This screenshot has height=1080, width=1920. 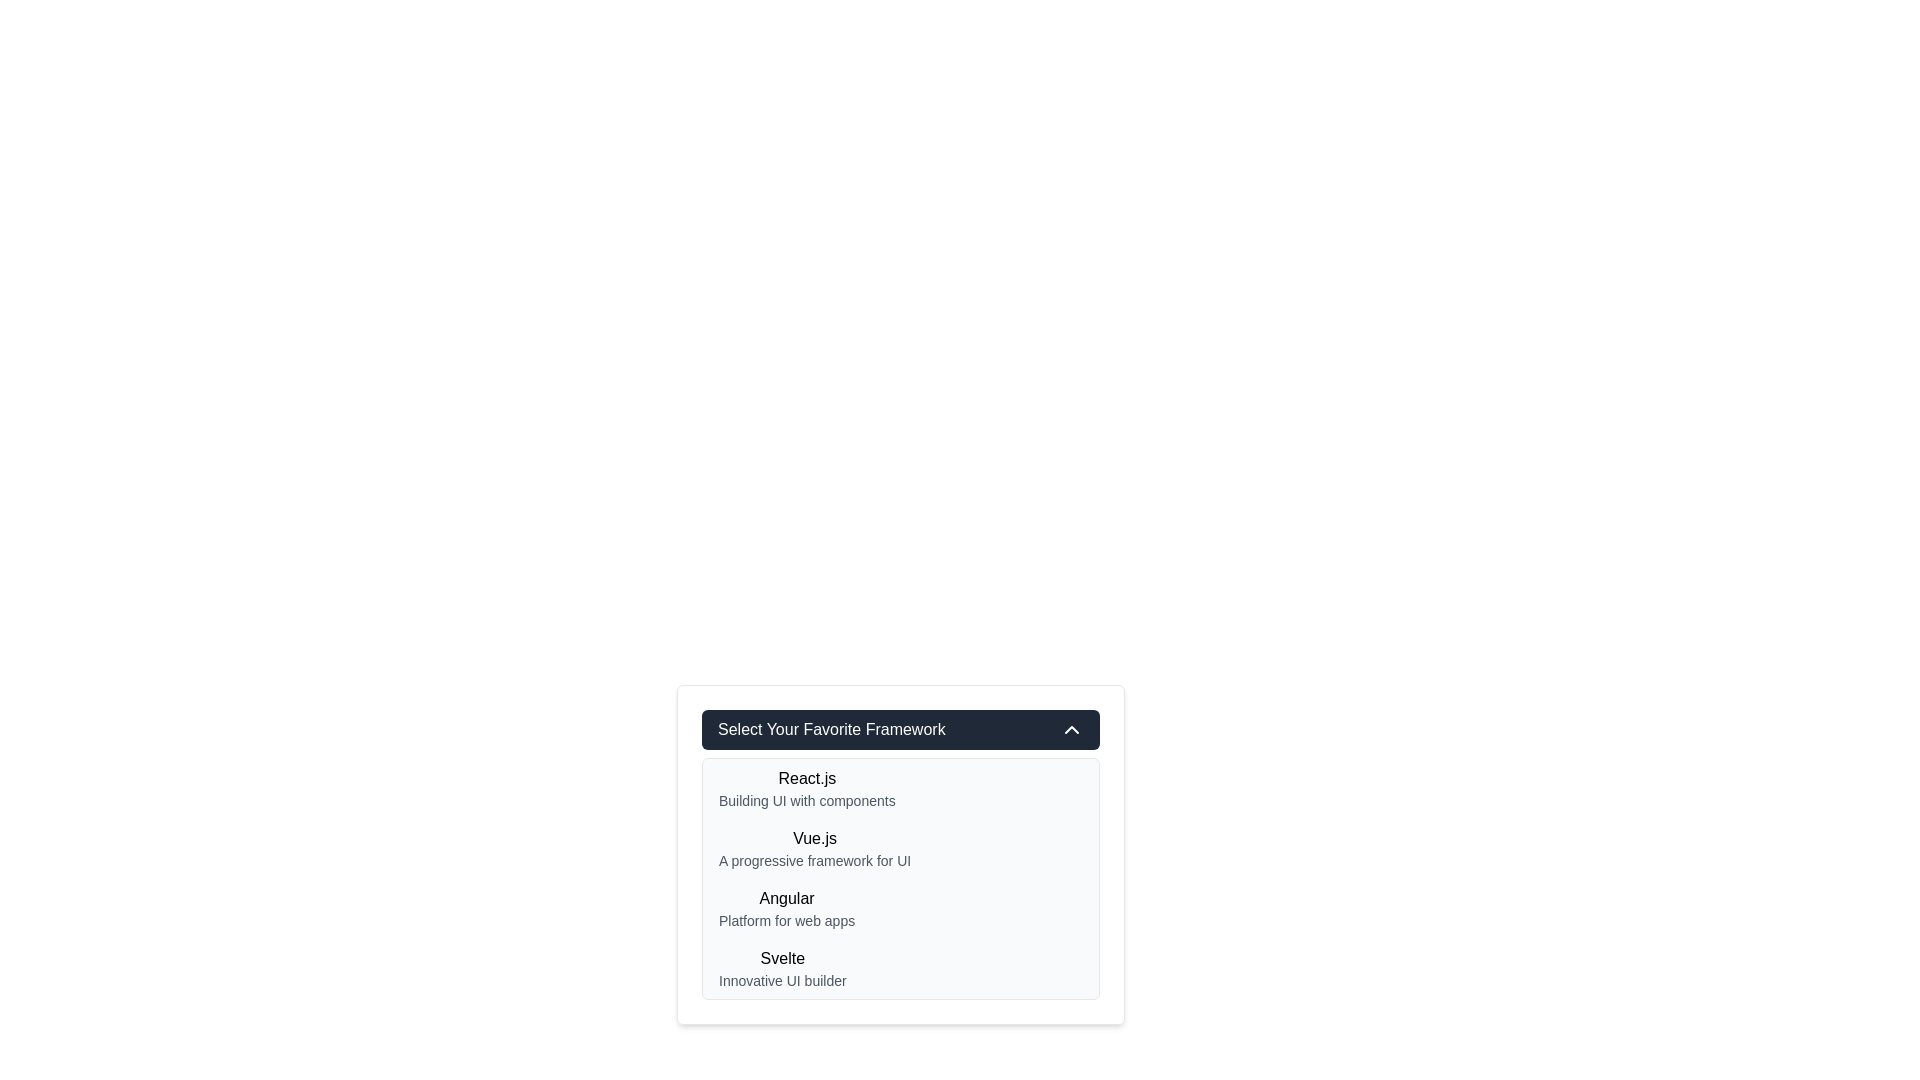 I want to click on the third selectable list item in the dropdown menu, which represents the 'Angular' framework and is located between 'Vue.js' and 'Svelte', so click(x=900, y=909).